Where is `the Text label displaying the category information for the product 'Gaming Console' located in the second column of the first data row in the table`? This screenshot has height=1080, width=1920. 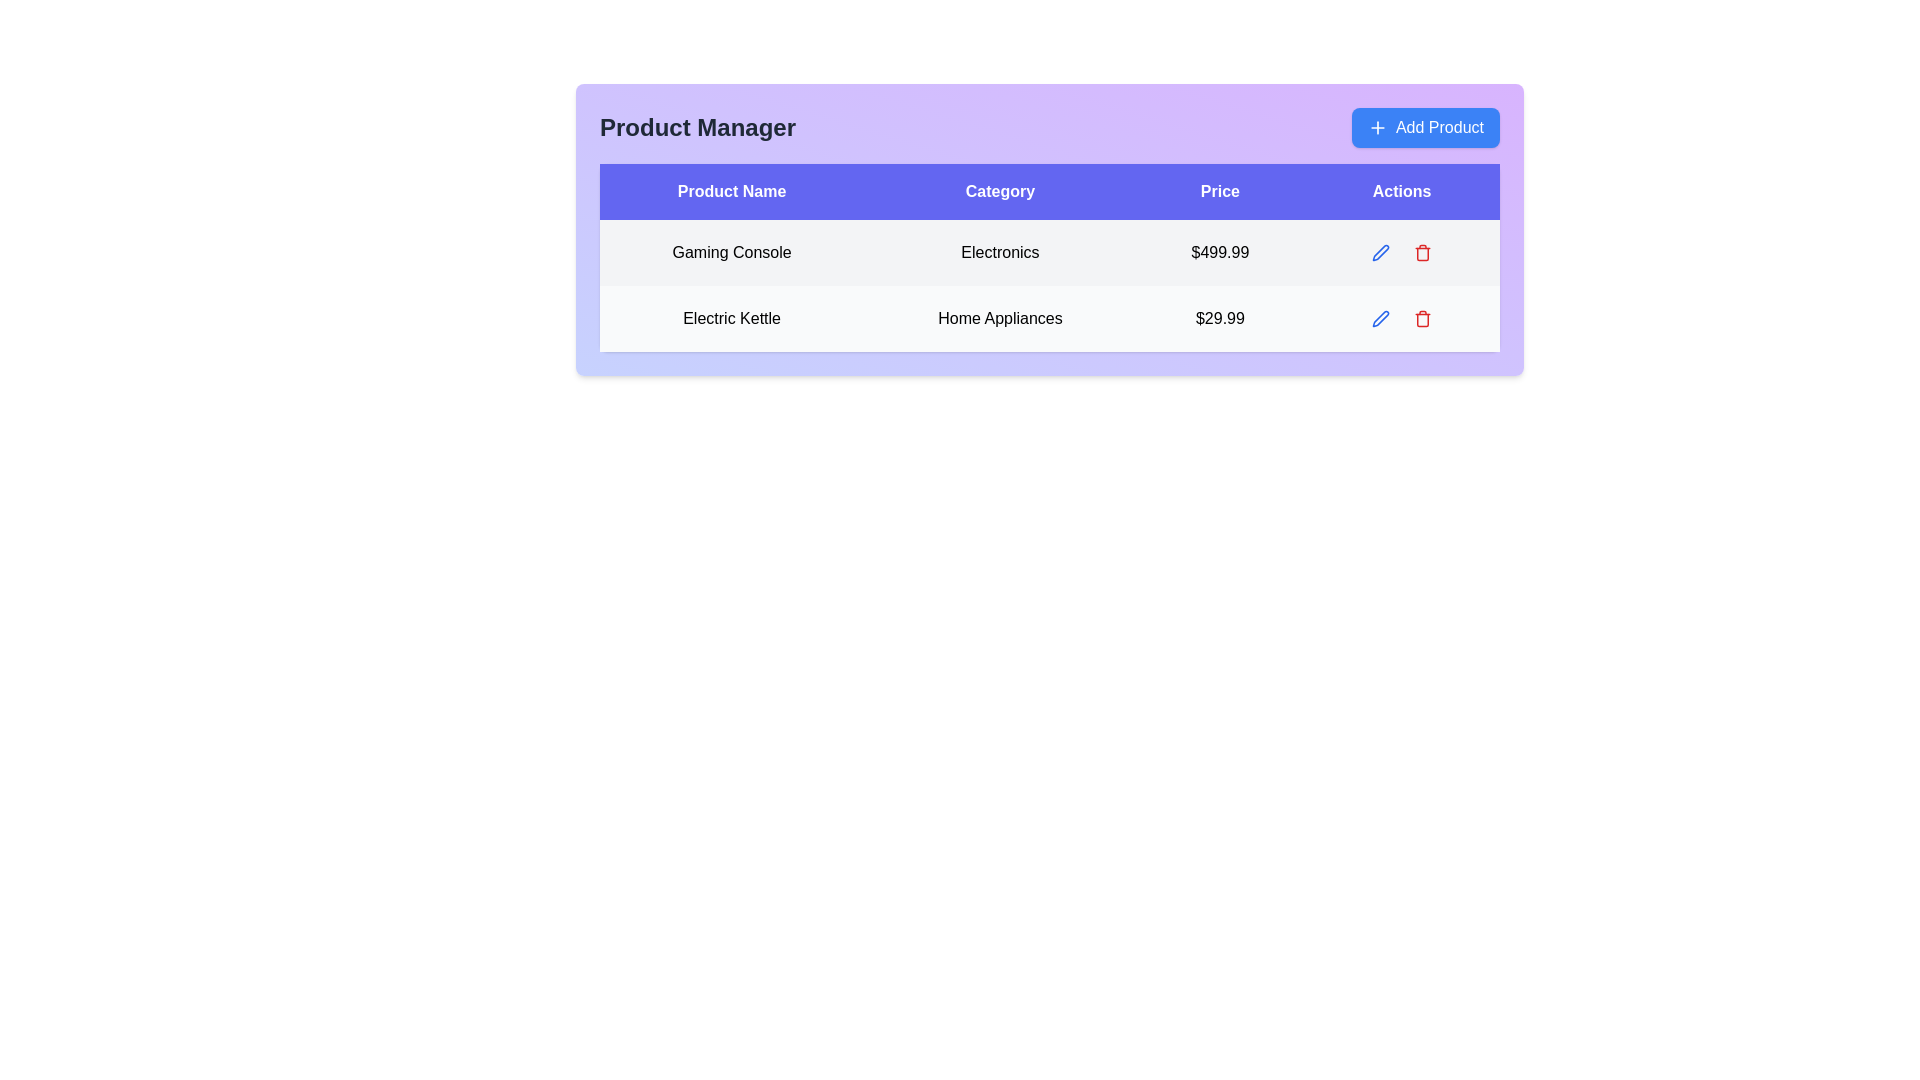
the Text label displaying the category information for the product 'Gaming Console' located in the second column of the first data row in the table is located at coordinates (1000, 252).